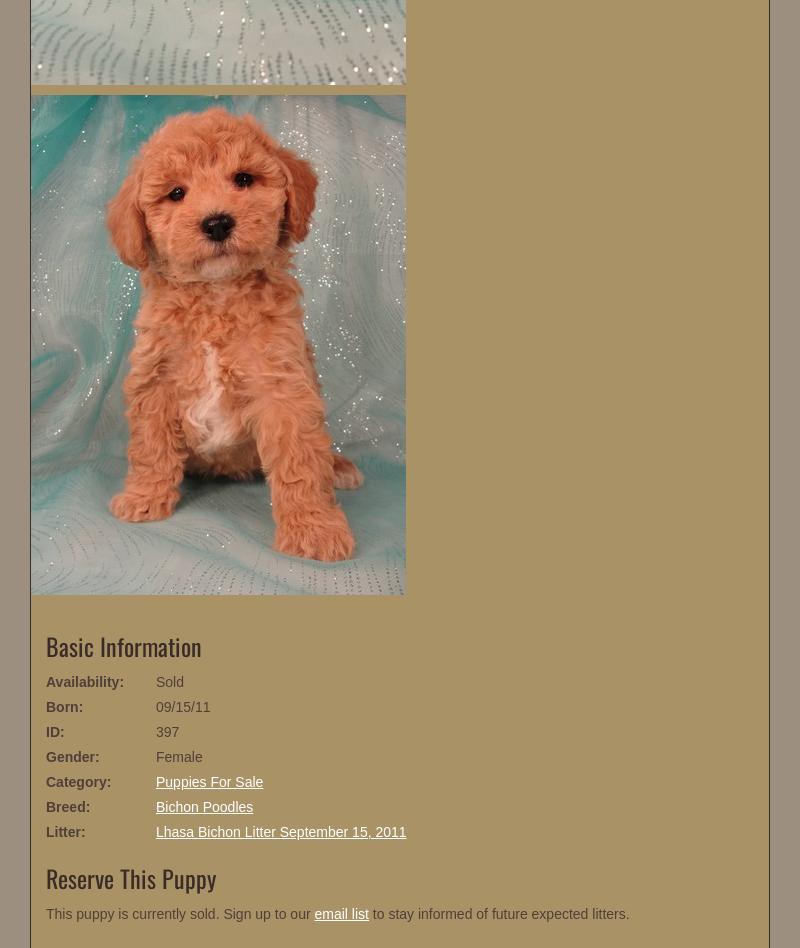  What do you see at coordinates (209, 782) in the screenshot?
I see `'Puppies For Sale'` at bounding box center [209, 782].